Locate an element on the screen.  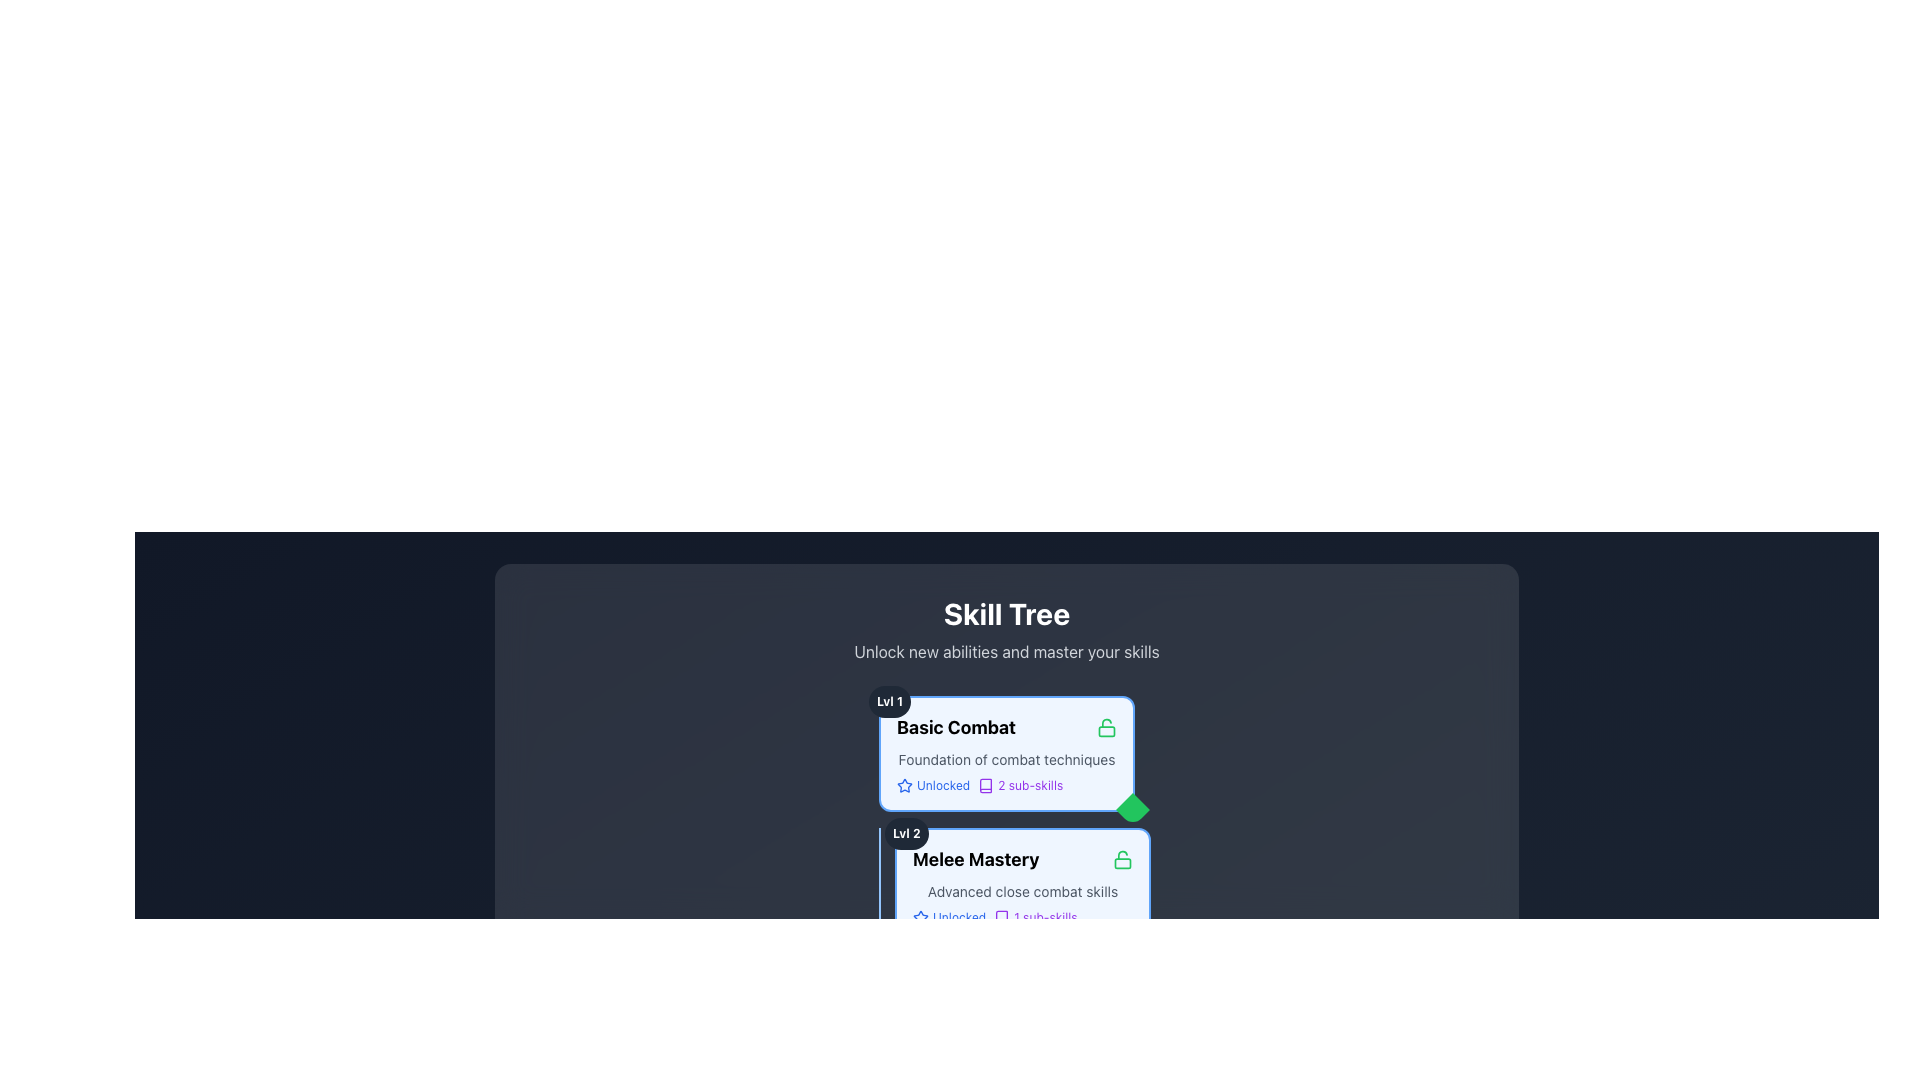
rounded-corner rectangle inside the lock icon of the 'Basic Combat' skill, indicating that the skill is locked or unavailable is located at coordinates (1106, 731).